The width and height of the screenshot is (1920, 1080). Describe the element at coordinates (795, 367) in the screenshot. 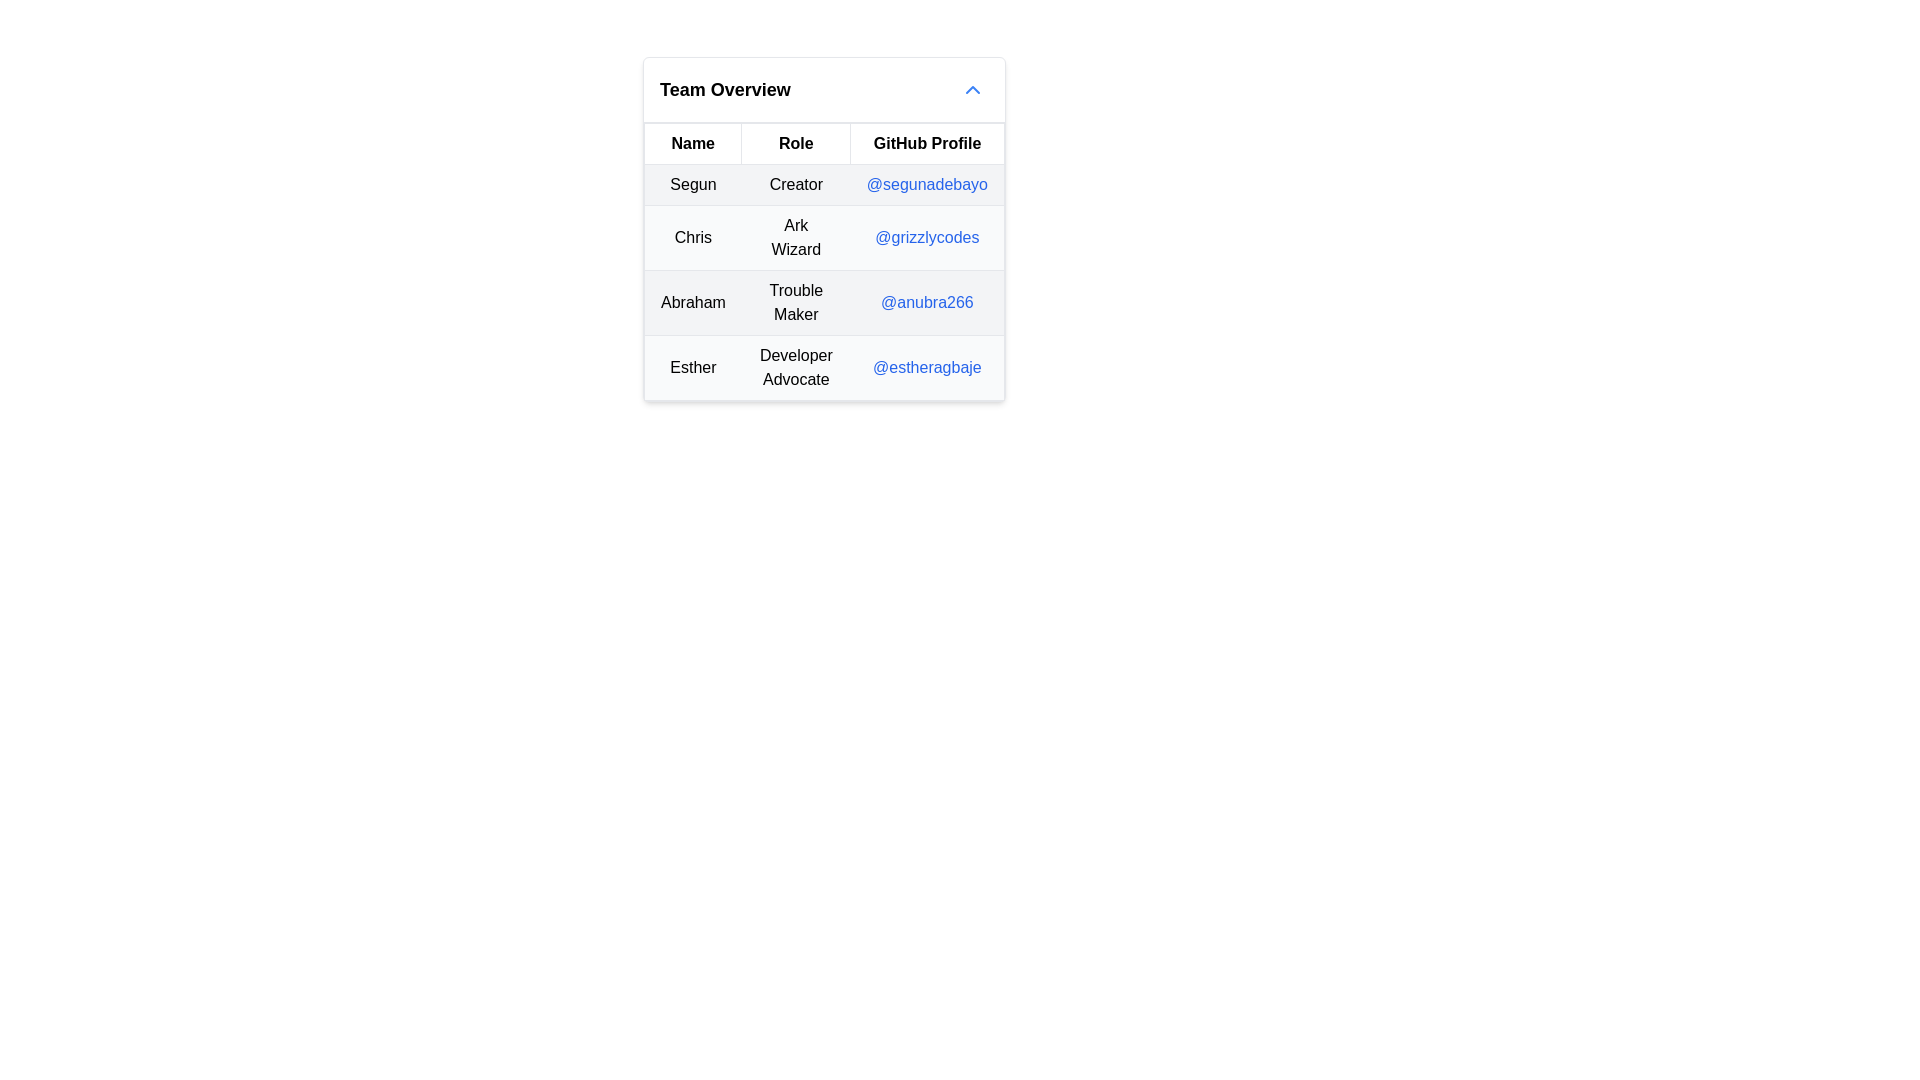

I see `the text label indicating Esther's role as 'Developer Advocate' located in the fourth row of the 'Role' column in the table` at that location.